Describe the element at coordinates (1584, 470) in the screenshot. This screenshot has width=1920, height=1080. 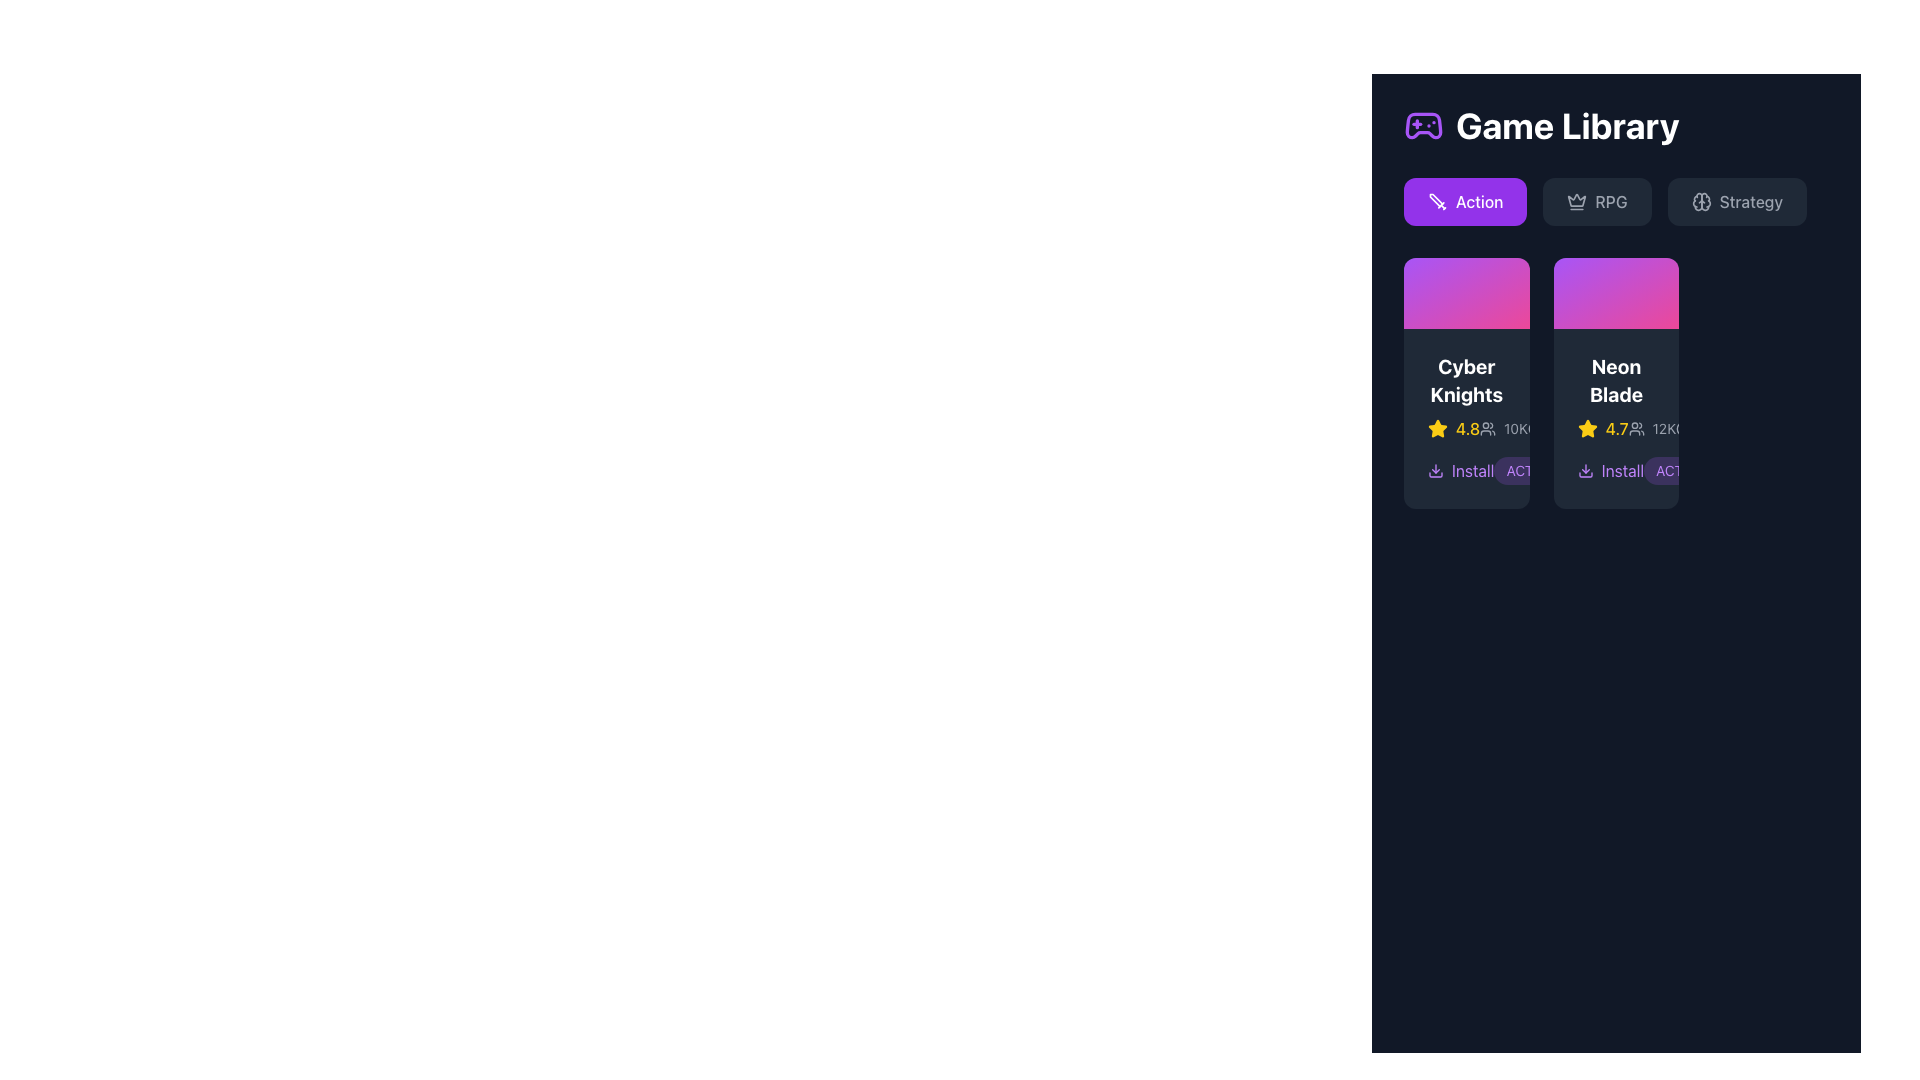
I see `the gray-to-purple gradient downward-facing arrow icon in the 'Neon Blade' game card section to initiate a download` at that location.